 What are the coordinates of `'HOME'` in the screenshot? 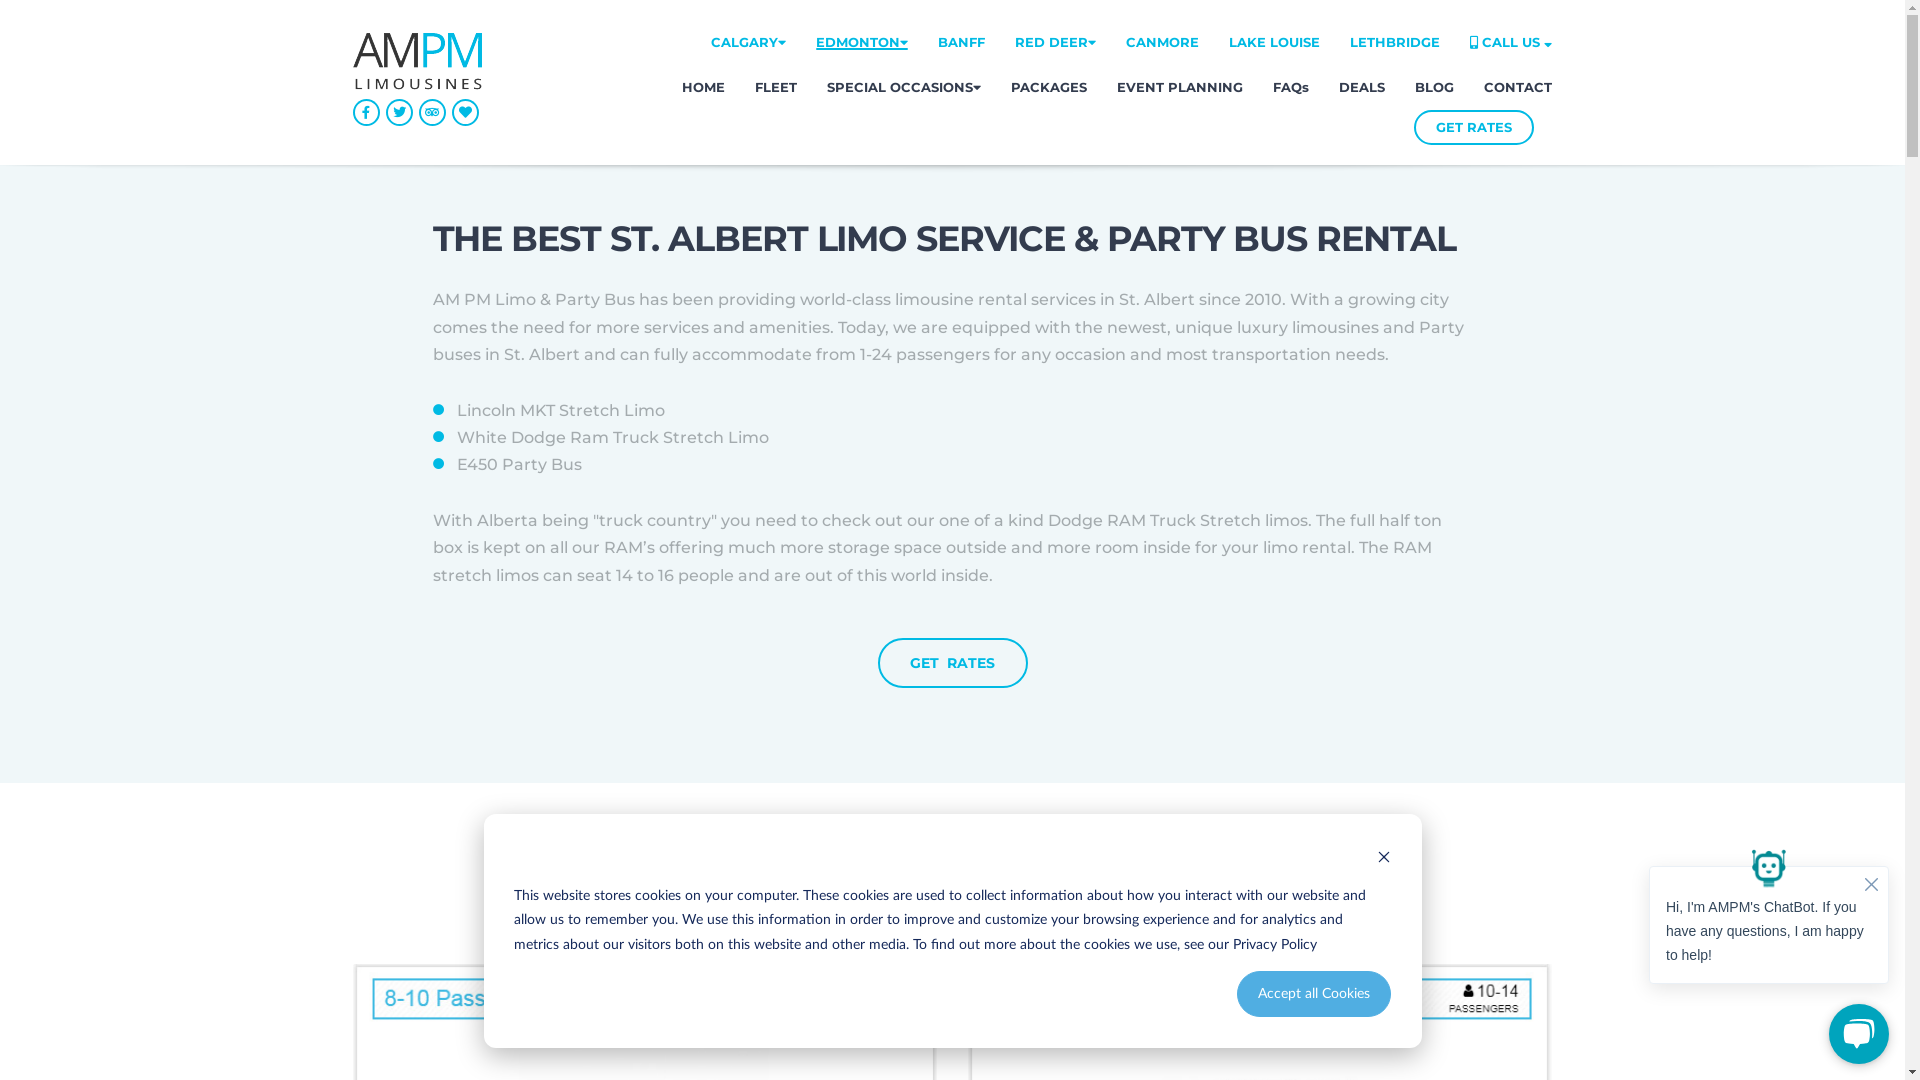 It's located at (703, 86).